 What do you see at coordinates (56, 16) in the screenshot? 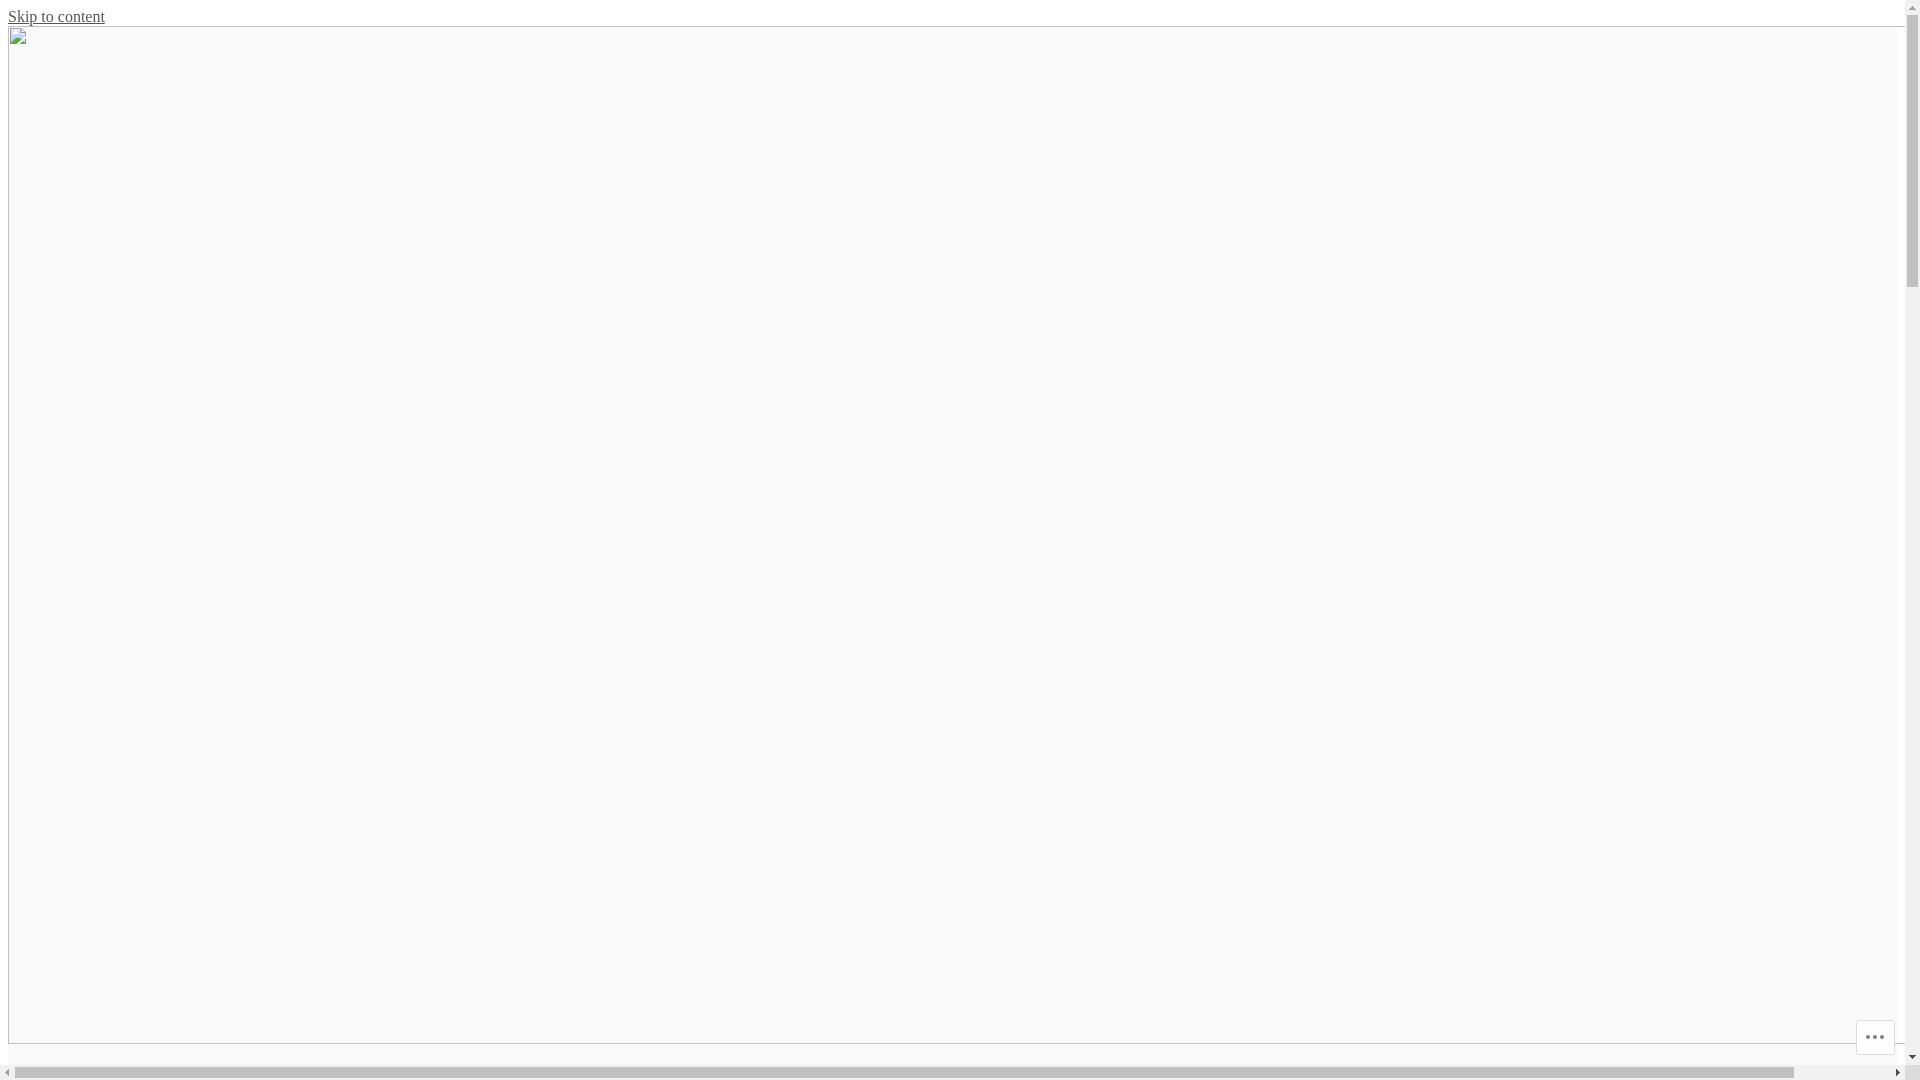
I see `'Skip to content'` at bounding box center [56, 16].